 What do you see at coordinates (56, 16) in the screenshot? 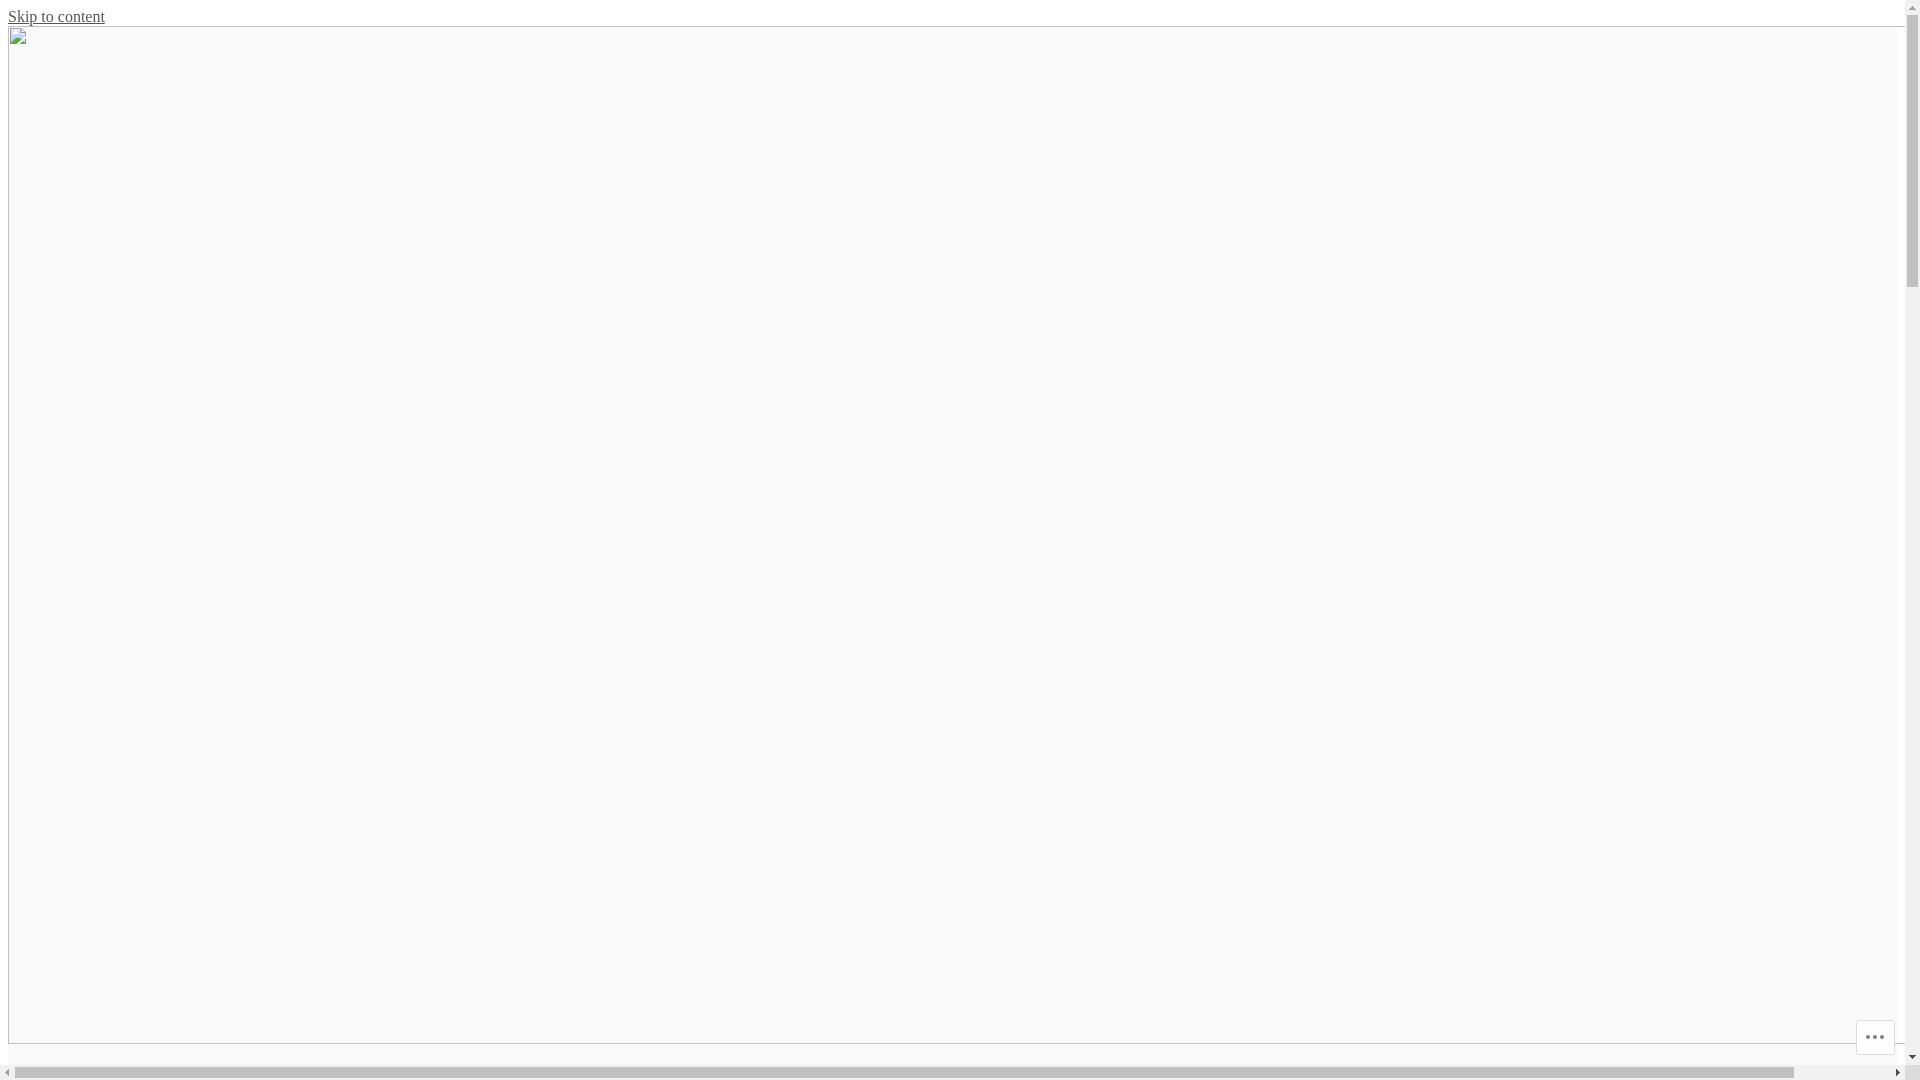
I see `'Skip to content'` at bounding box center [56, 16].